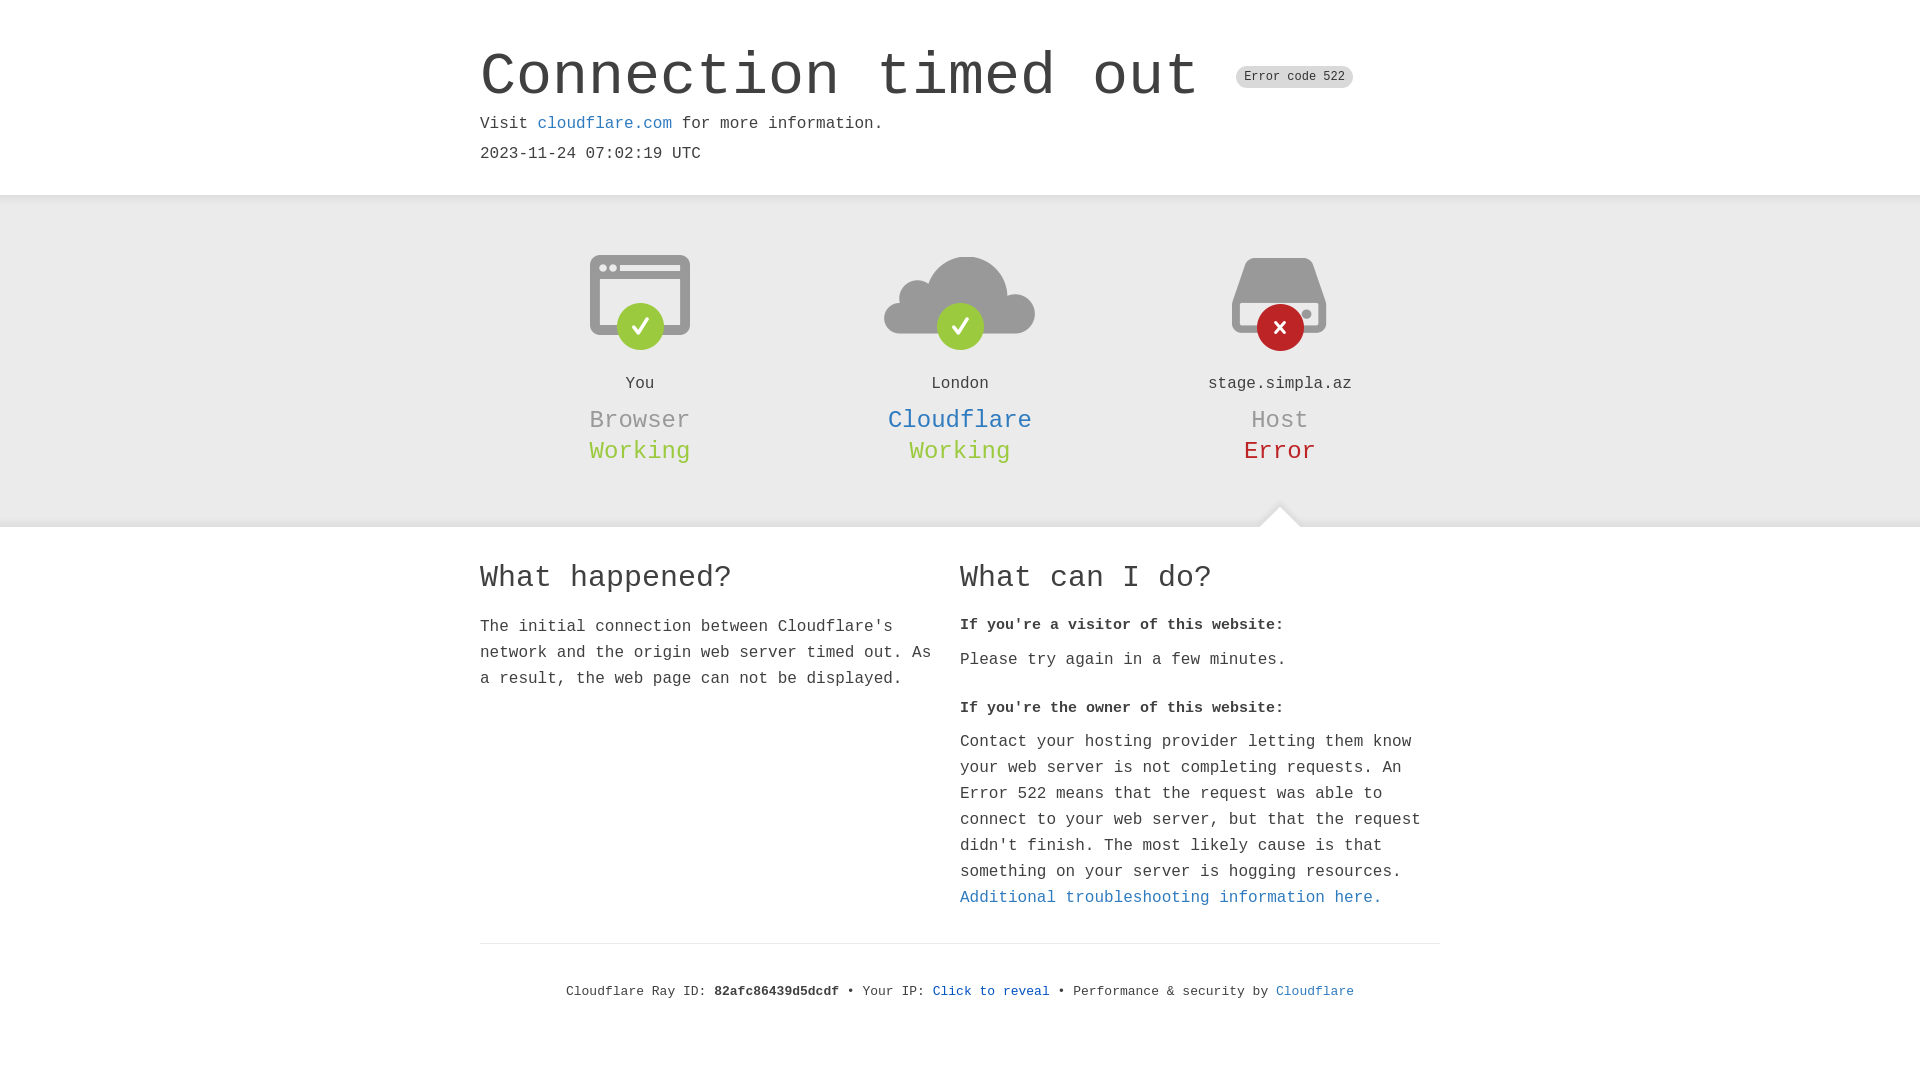  Describe the element at coordinates (960, 419) in the screenshot. I see `'Cloudflare'` at that location.